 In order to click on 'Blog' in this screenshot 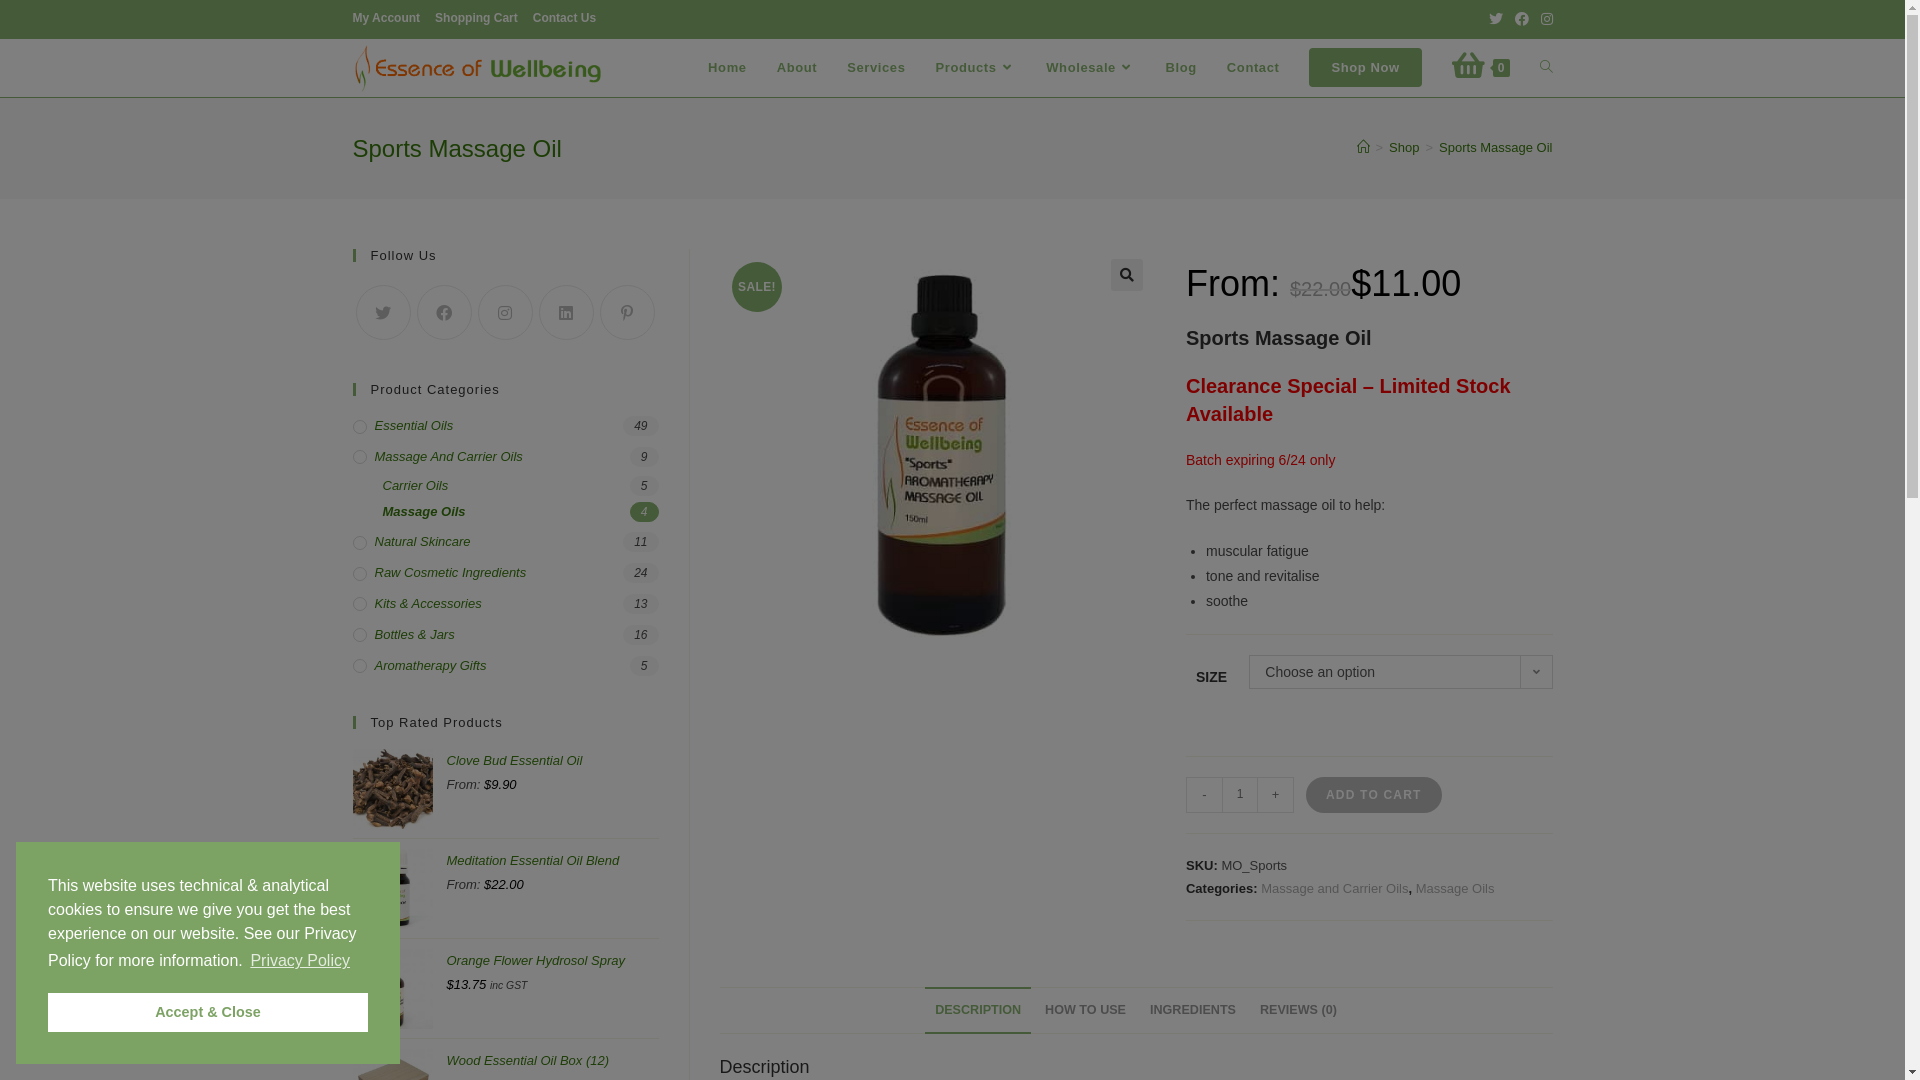, I will do `click(1181, 67)`.